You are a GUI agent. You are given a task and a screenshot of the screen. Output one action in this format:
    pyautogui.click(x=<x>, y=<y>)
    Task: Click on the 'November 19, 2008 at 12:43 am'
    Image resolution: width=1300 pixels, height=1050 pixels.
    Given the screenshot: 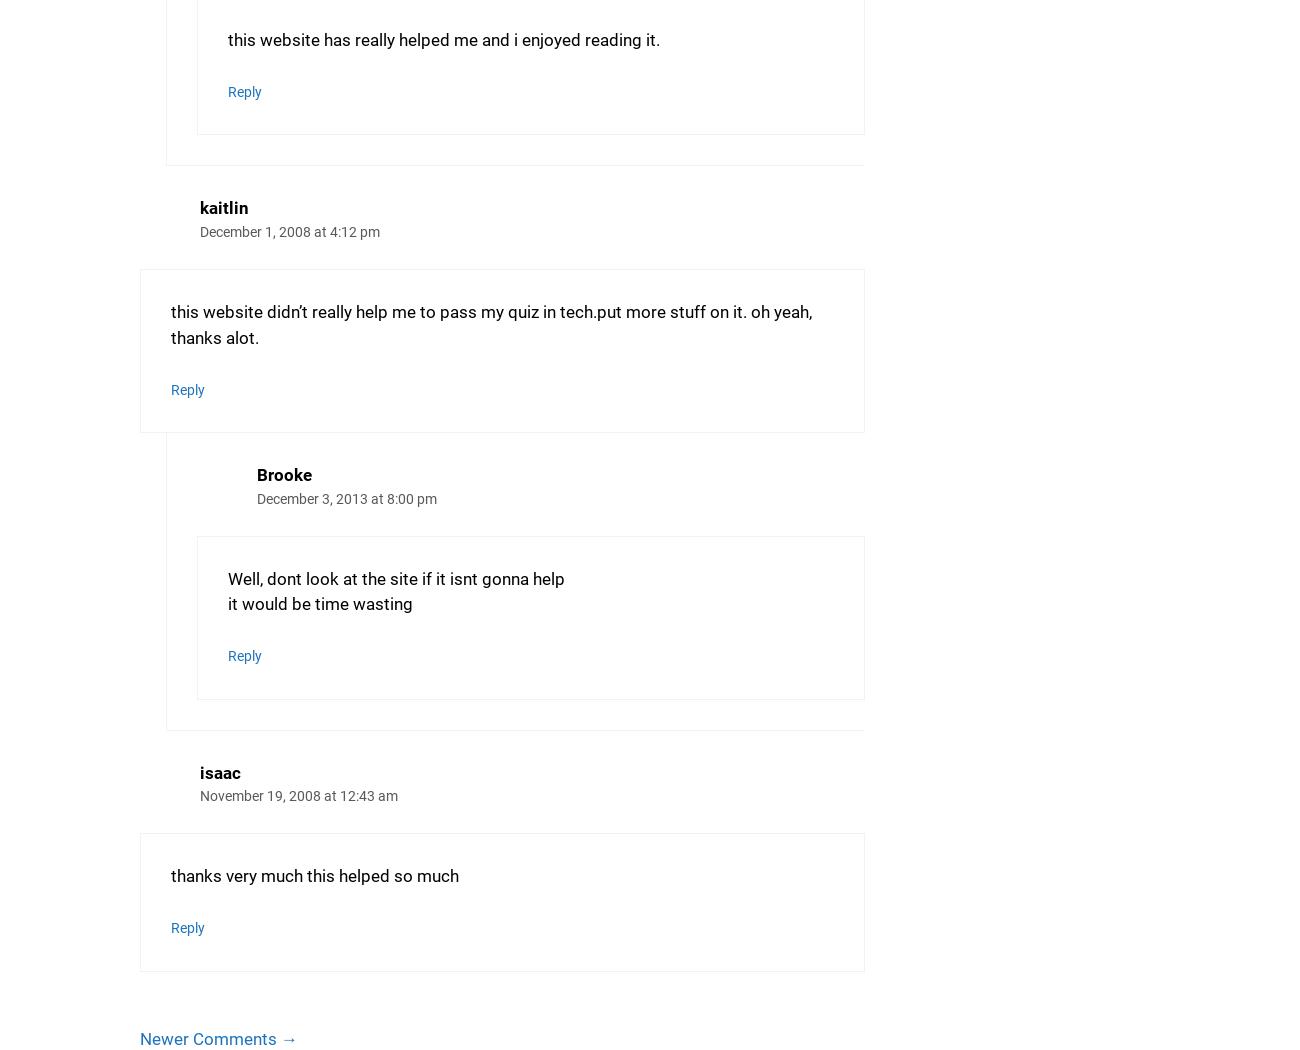 What is the action you would take?
    pyautogui.click(x=299, y=795)
    